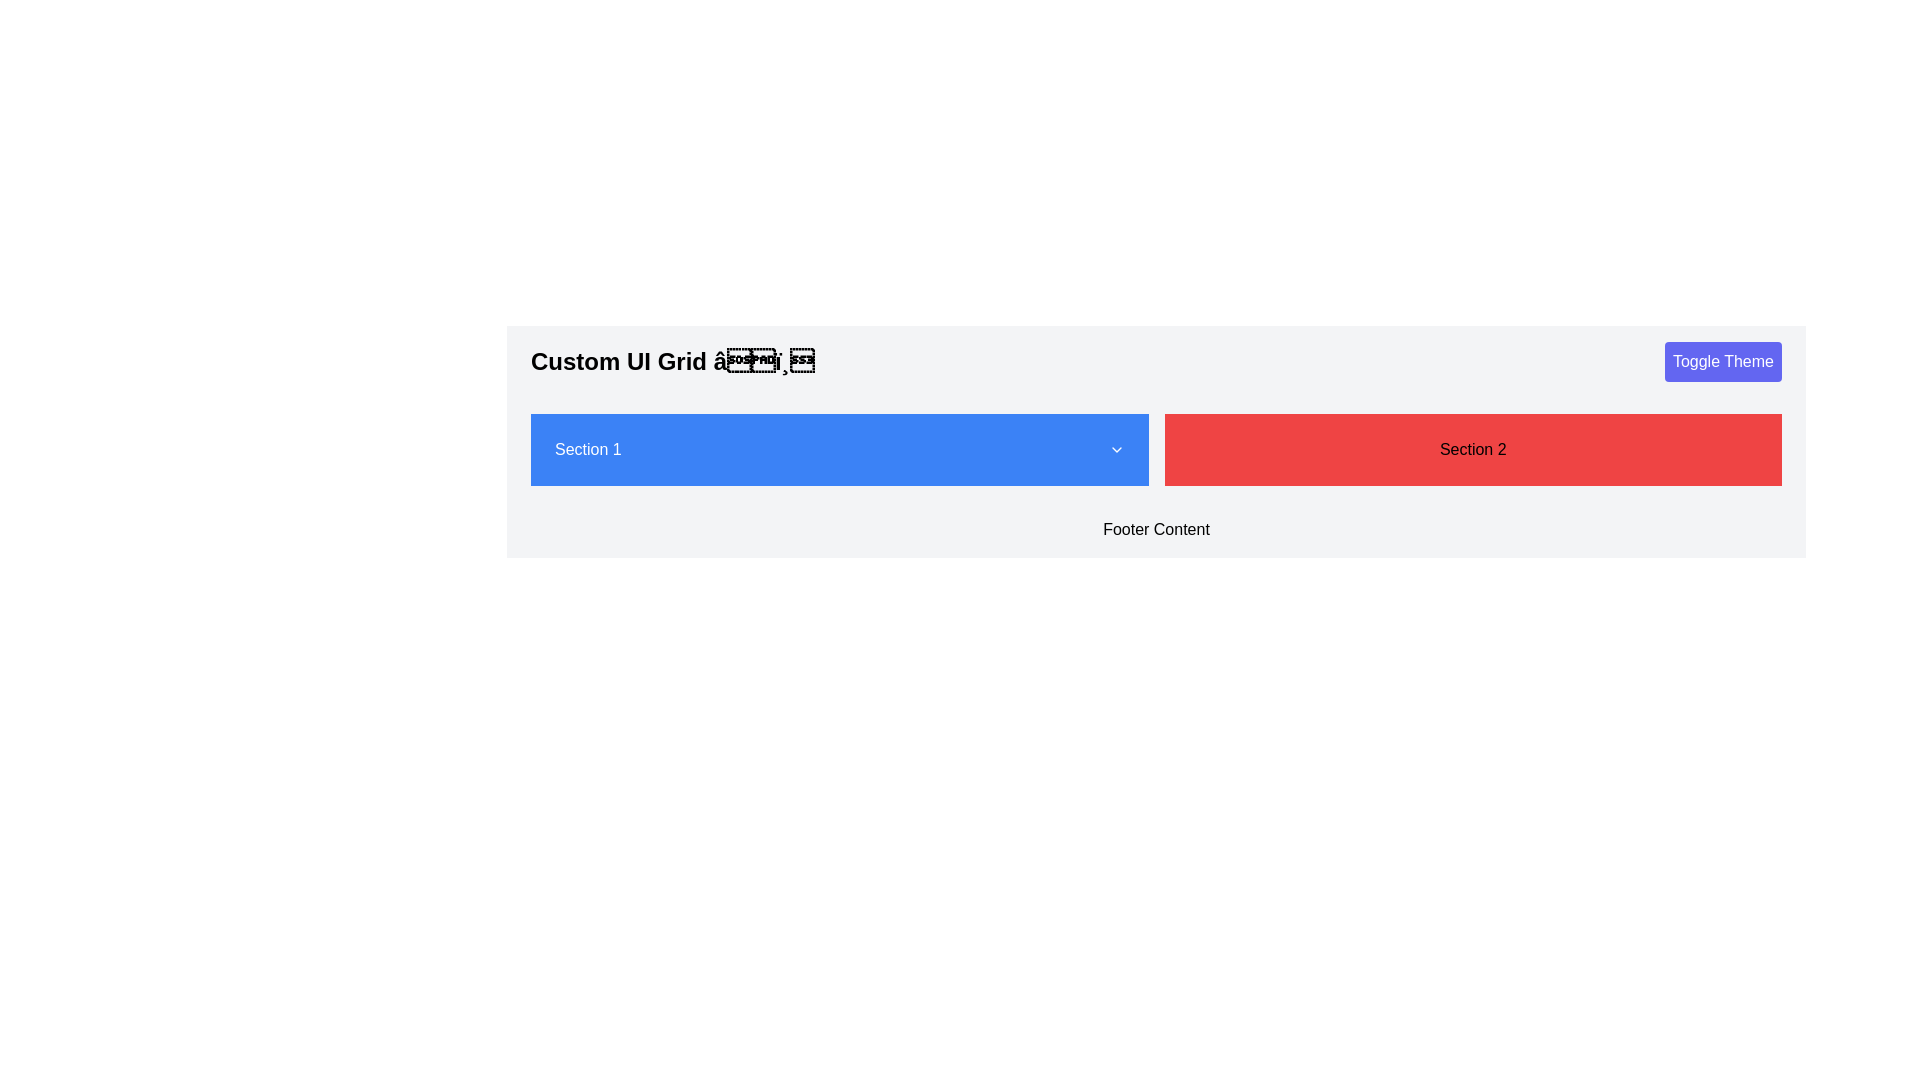 This screenshot has width=1920, height=1080. I want to click on the sun symbol (☀️) icon next to the text 'Custom UI Grid' located in the top-left section of the user interface, so click(762, 361).